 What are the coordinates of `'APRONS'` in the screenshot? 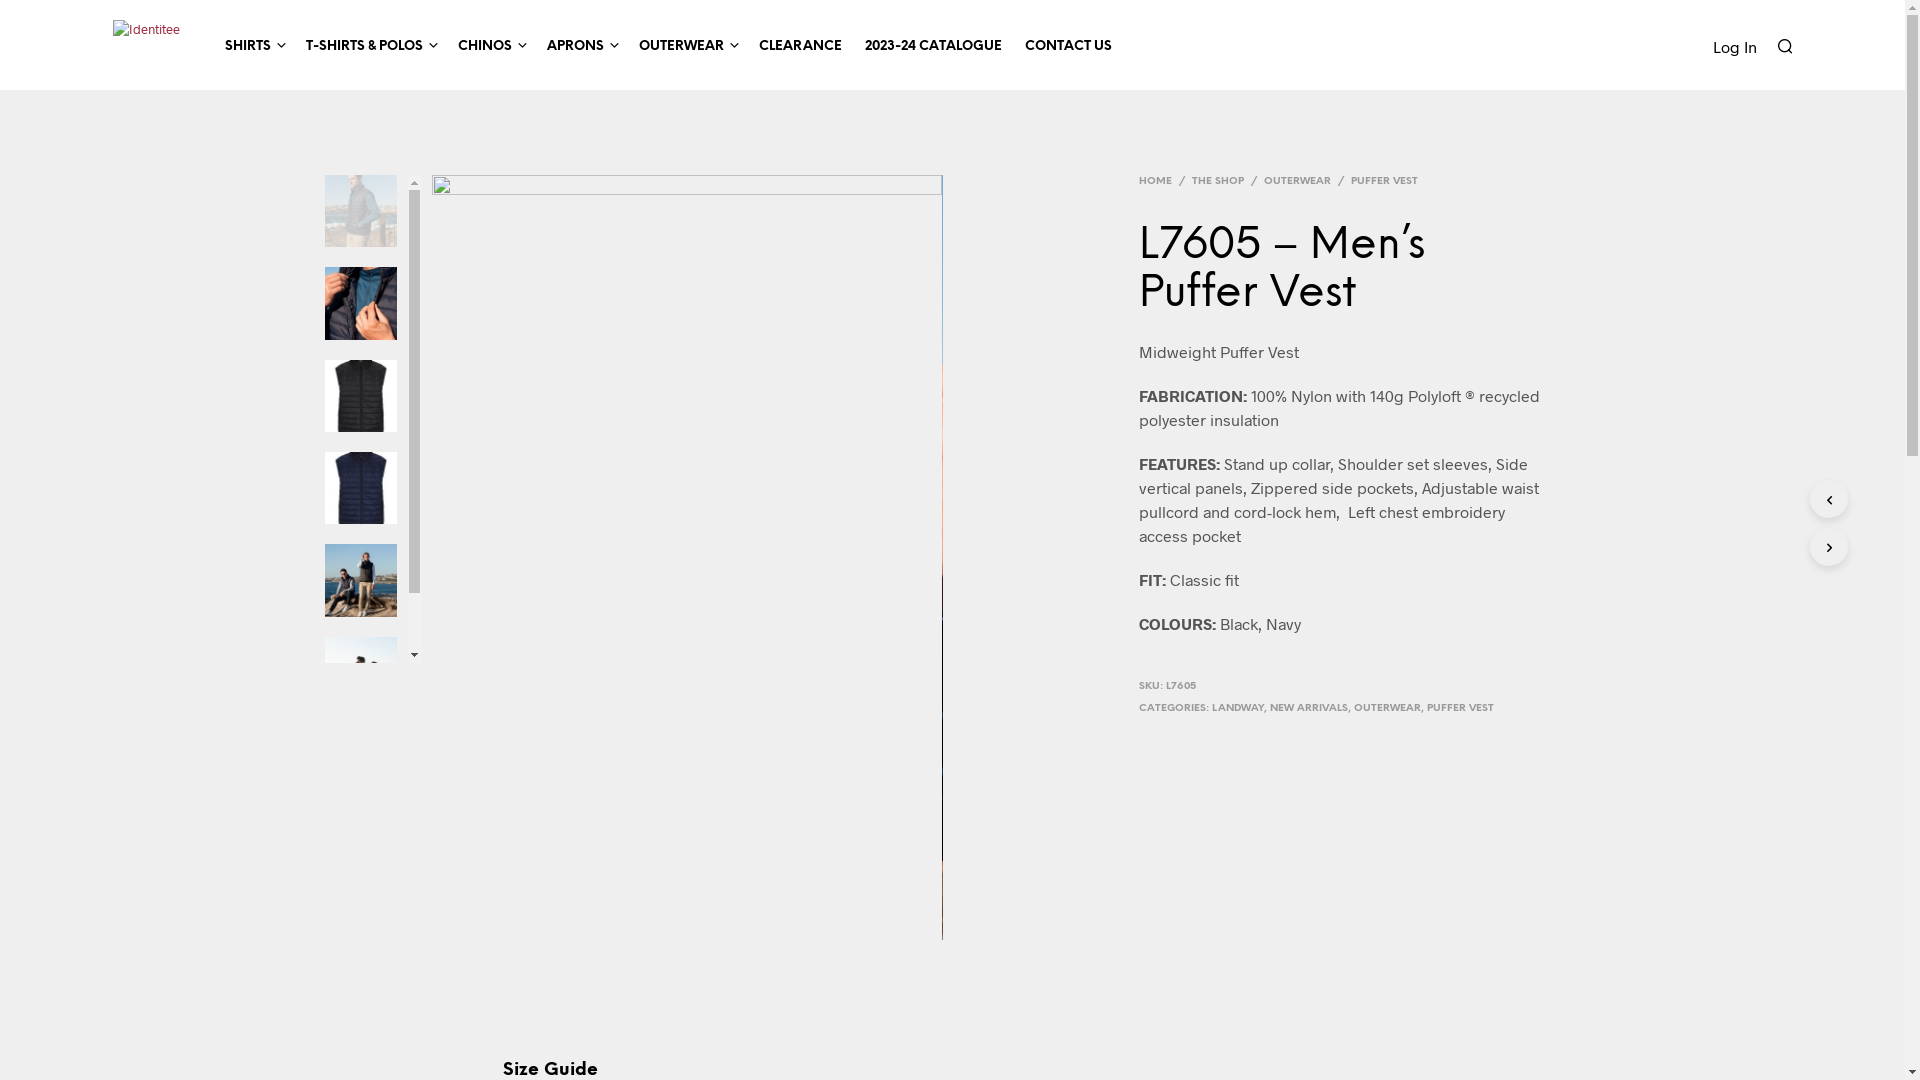 It's located at (573, 45).